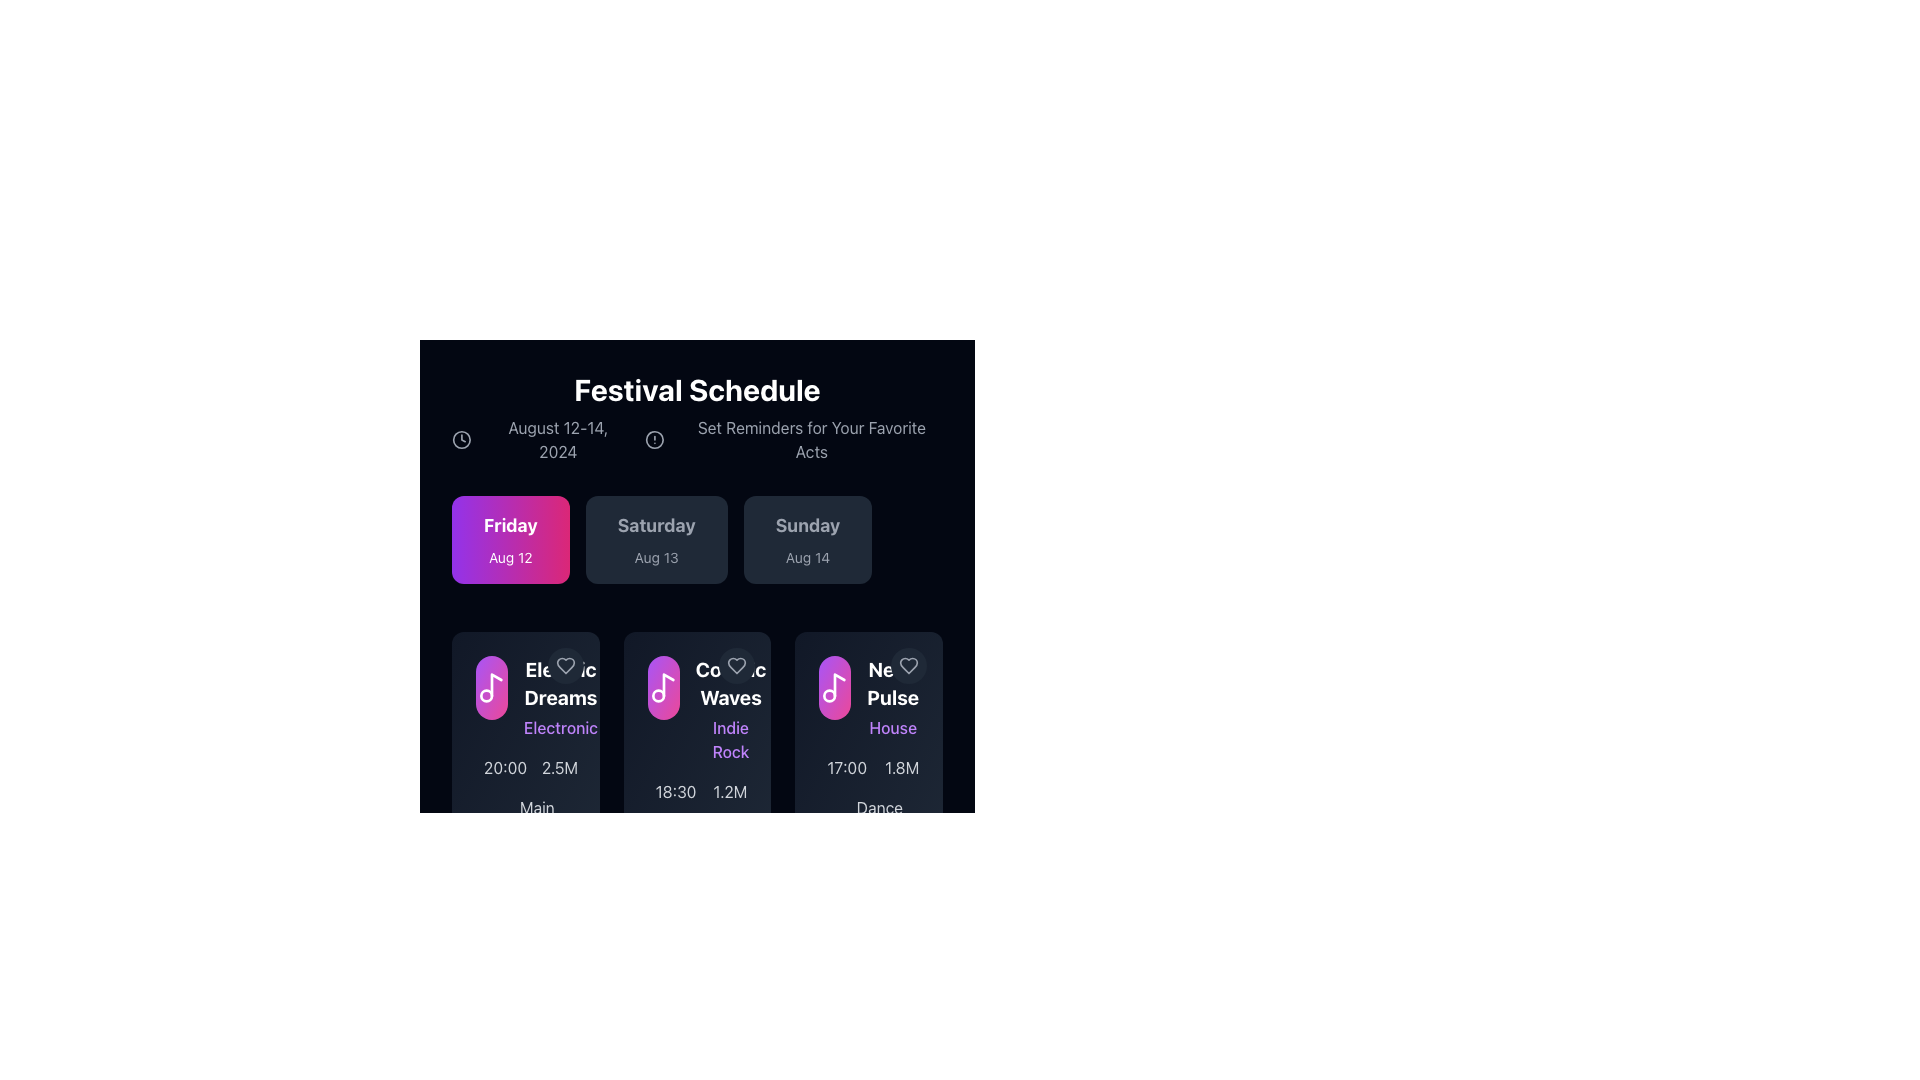 This screenshot has height=1080, width=1920. Describe the element at coordinates (907, 666) in the screenshot. I see `the toggleable favorite button located at the upper-right corner of the 'Neon Pulse' music event card to mark it as favorite` at that location.